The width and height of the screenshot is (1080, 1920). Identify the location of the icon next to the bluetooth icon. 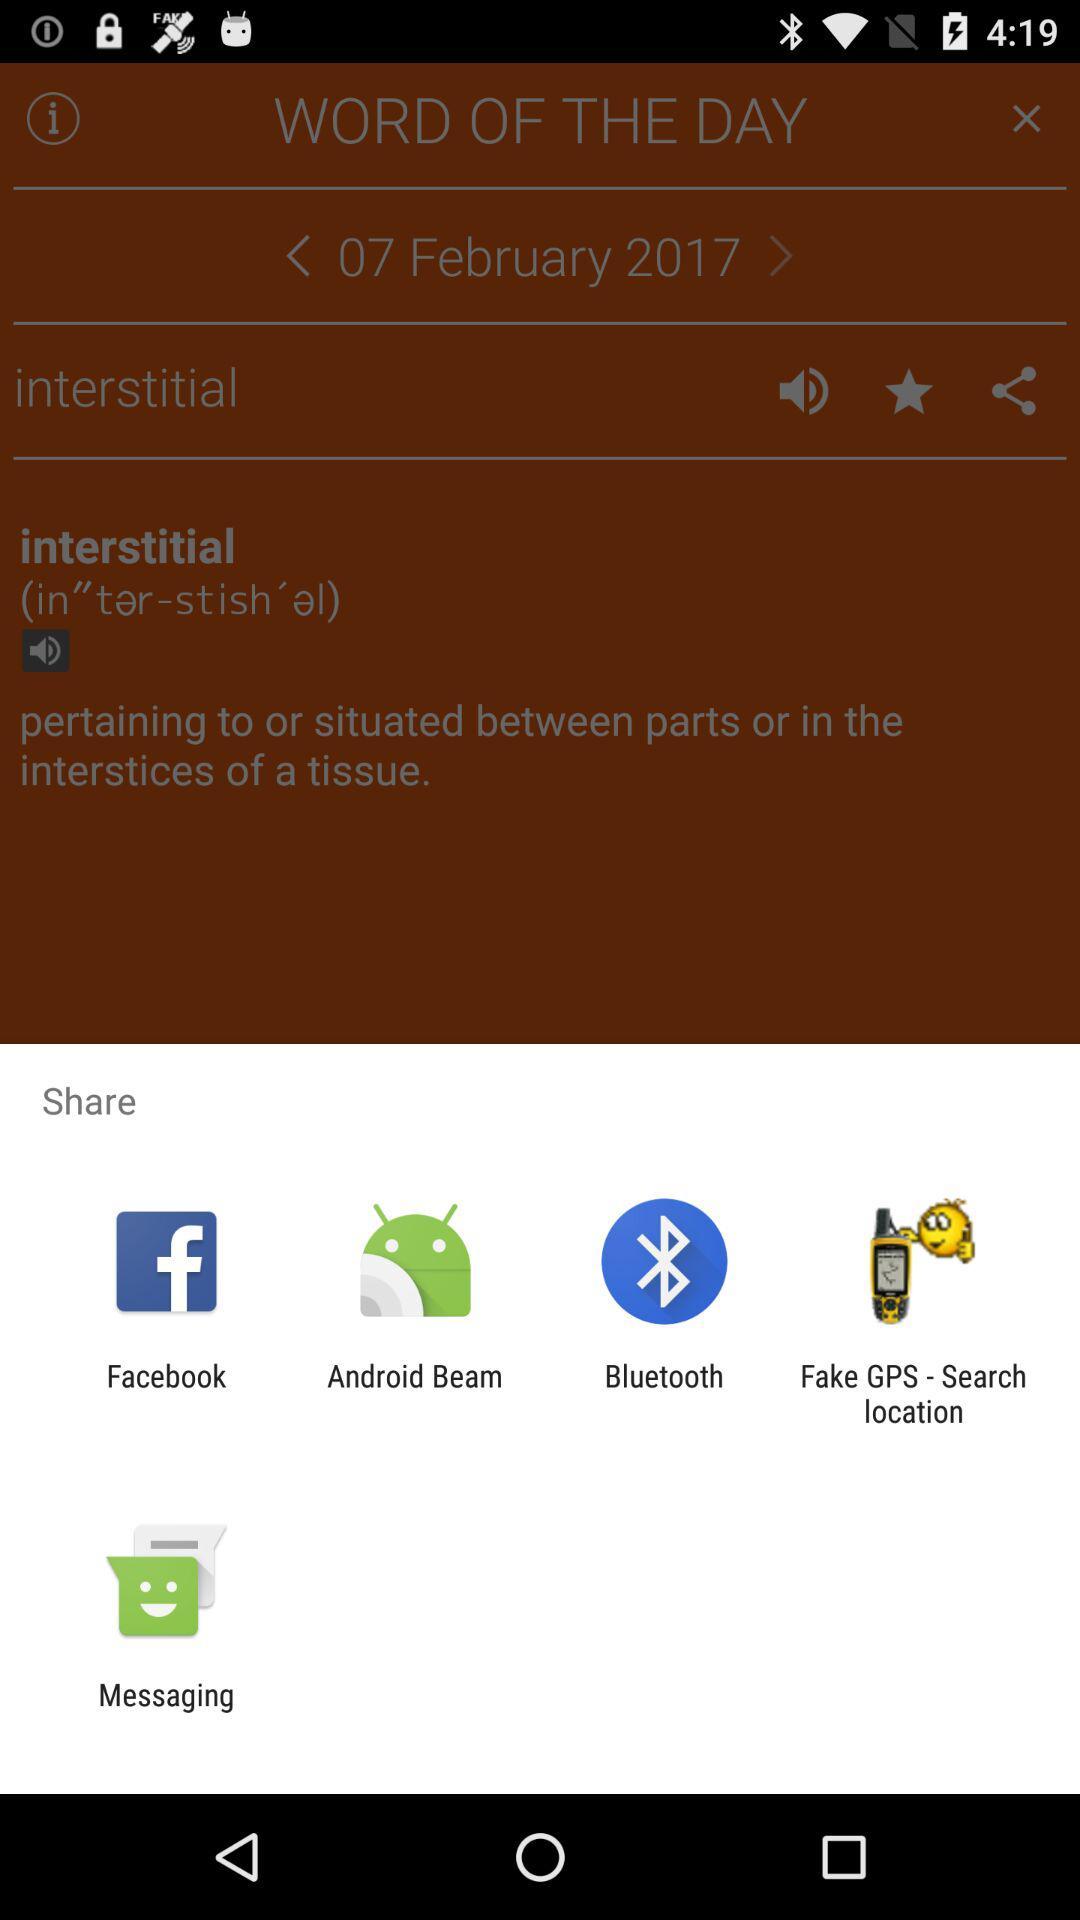
(414, 1392).